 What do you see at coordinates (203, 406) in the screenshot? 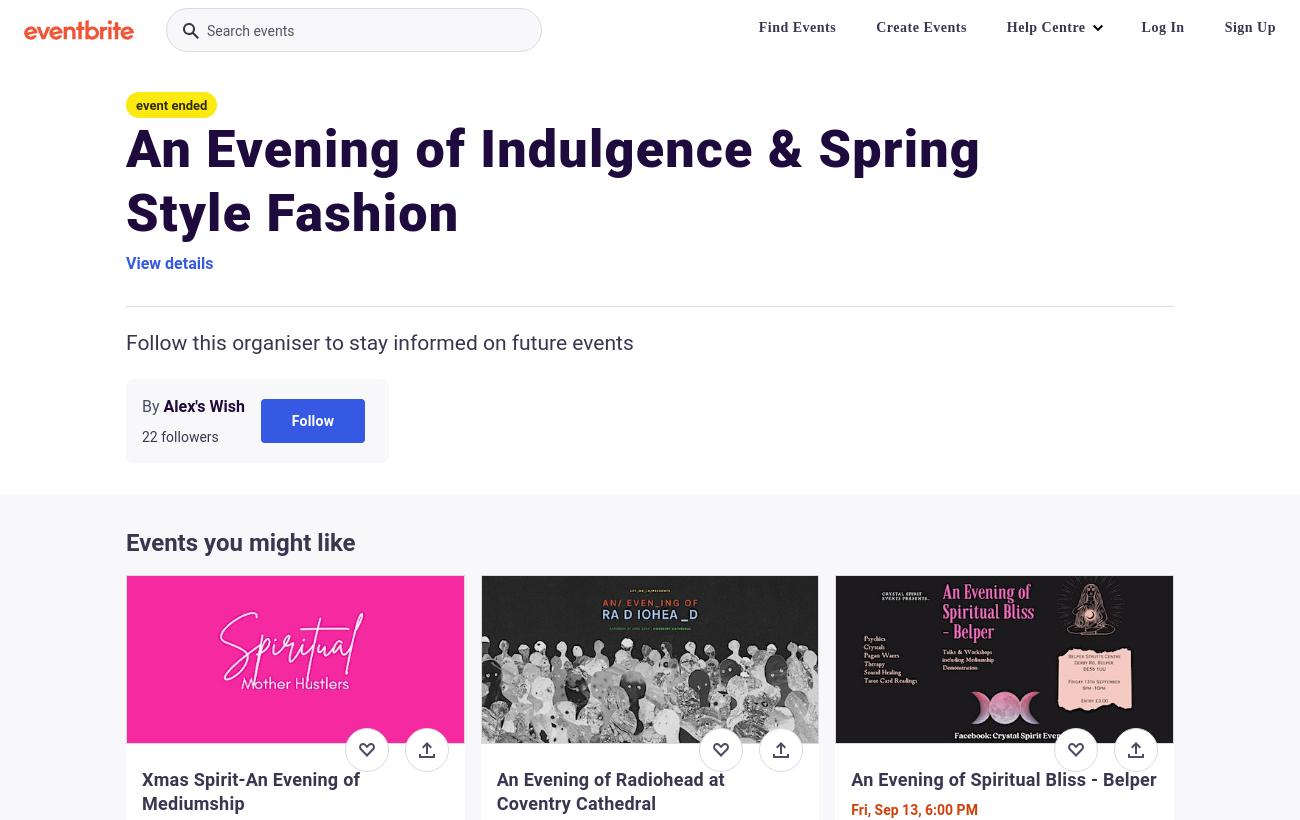
I see `'Alex's Wish'` at bounding box center [203, 406].